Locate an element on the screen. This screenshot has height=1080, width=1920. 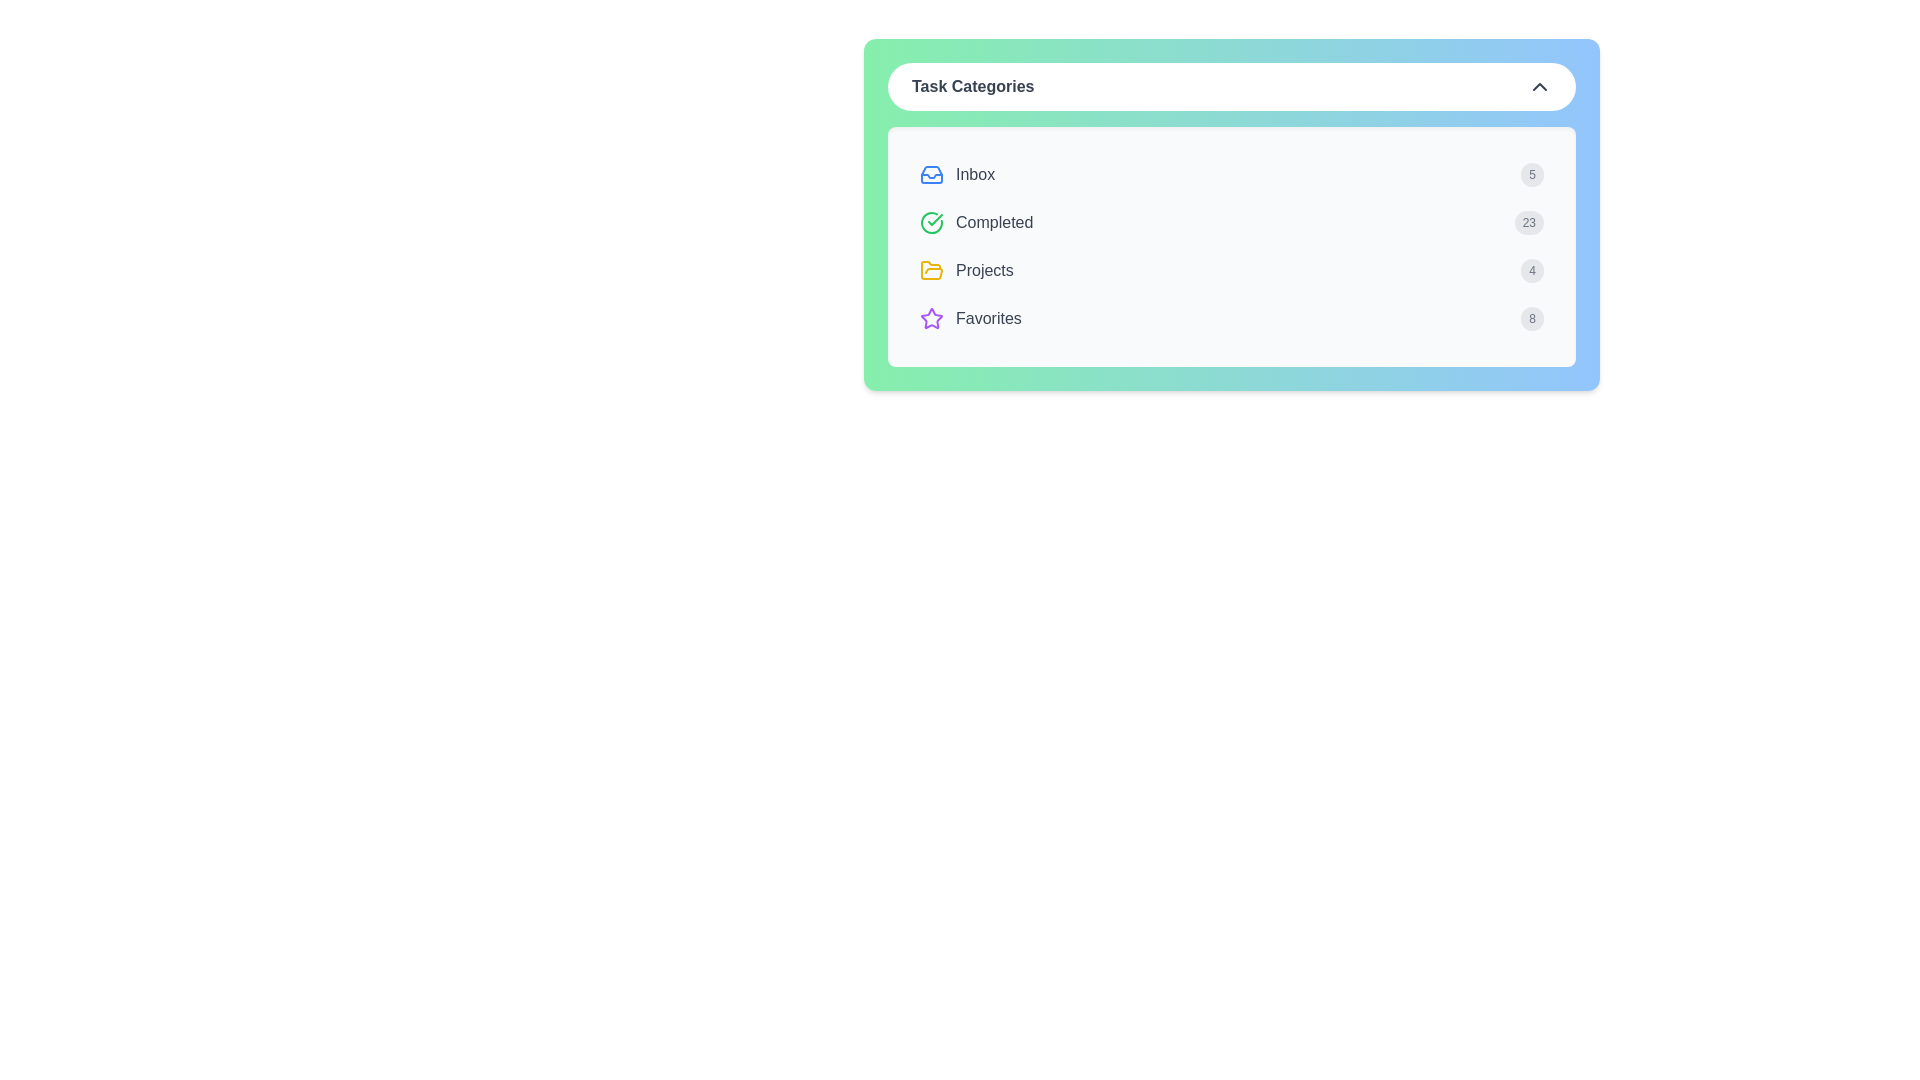
the numerical value displayed on the notification badge indicating the number of pending tasks in the 'Inbox' category, located in the upper-right corner of the 'Inbox' line item within the 'Task Categories' section is located at coordinates (1531, 173).